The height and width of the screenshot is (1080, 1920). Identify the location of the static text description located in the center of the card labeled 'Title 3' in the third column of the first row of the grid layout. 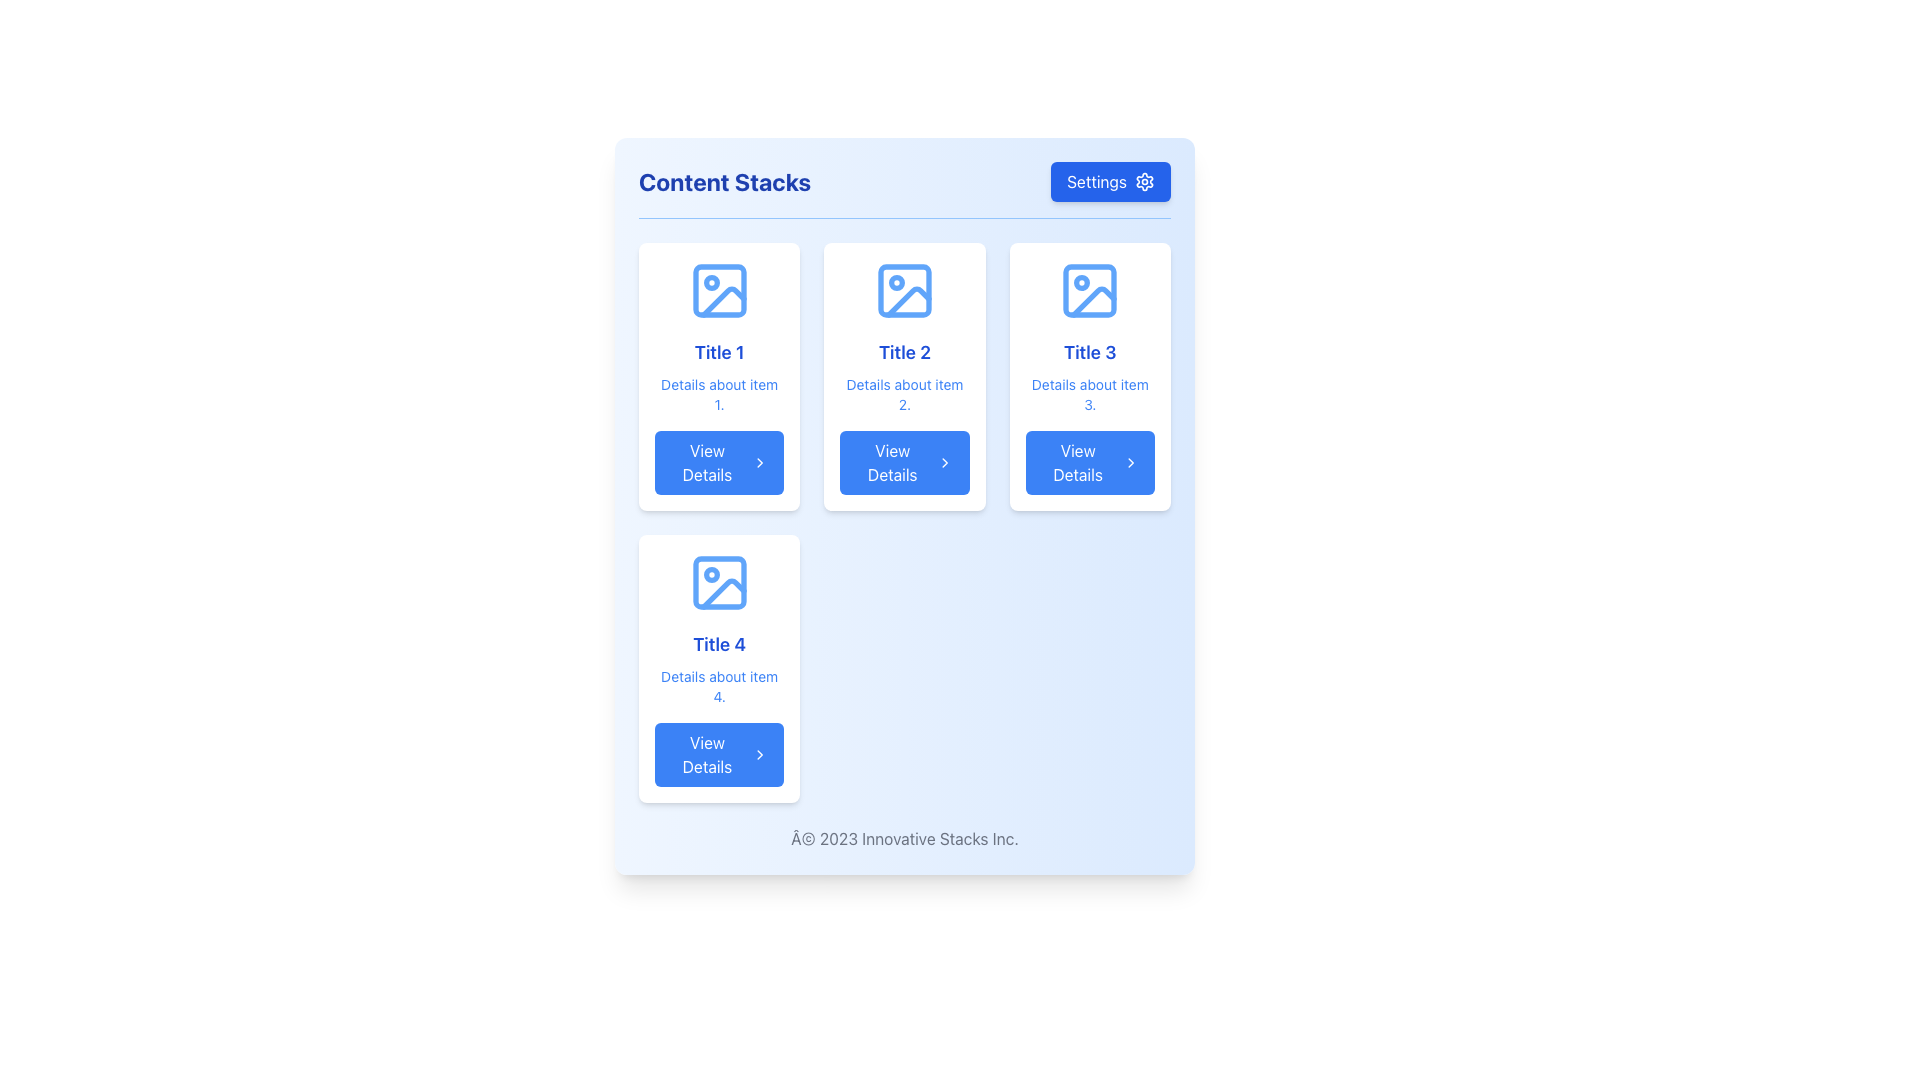
(1089, 394).